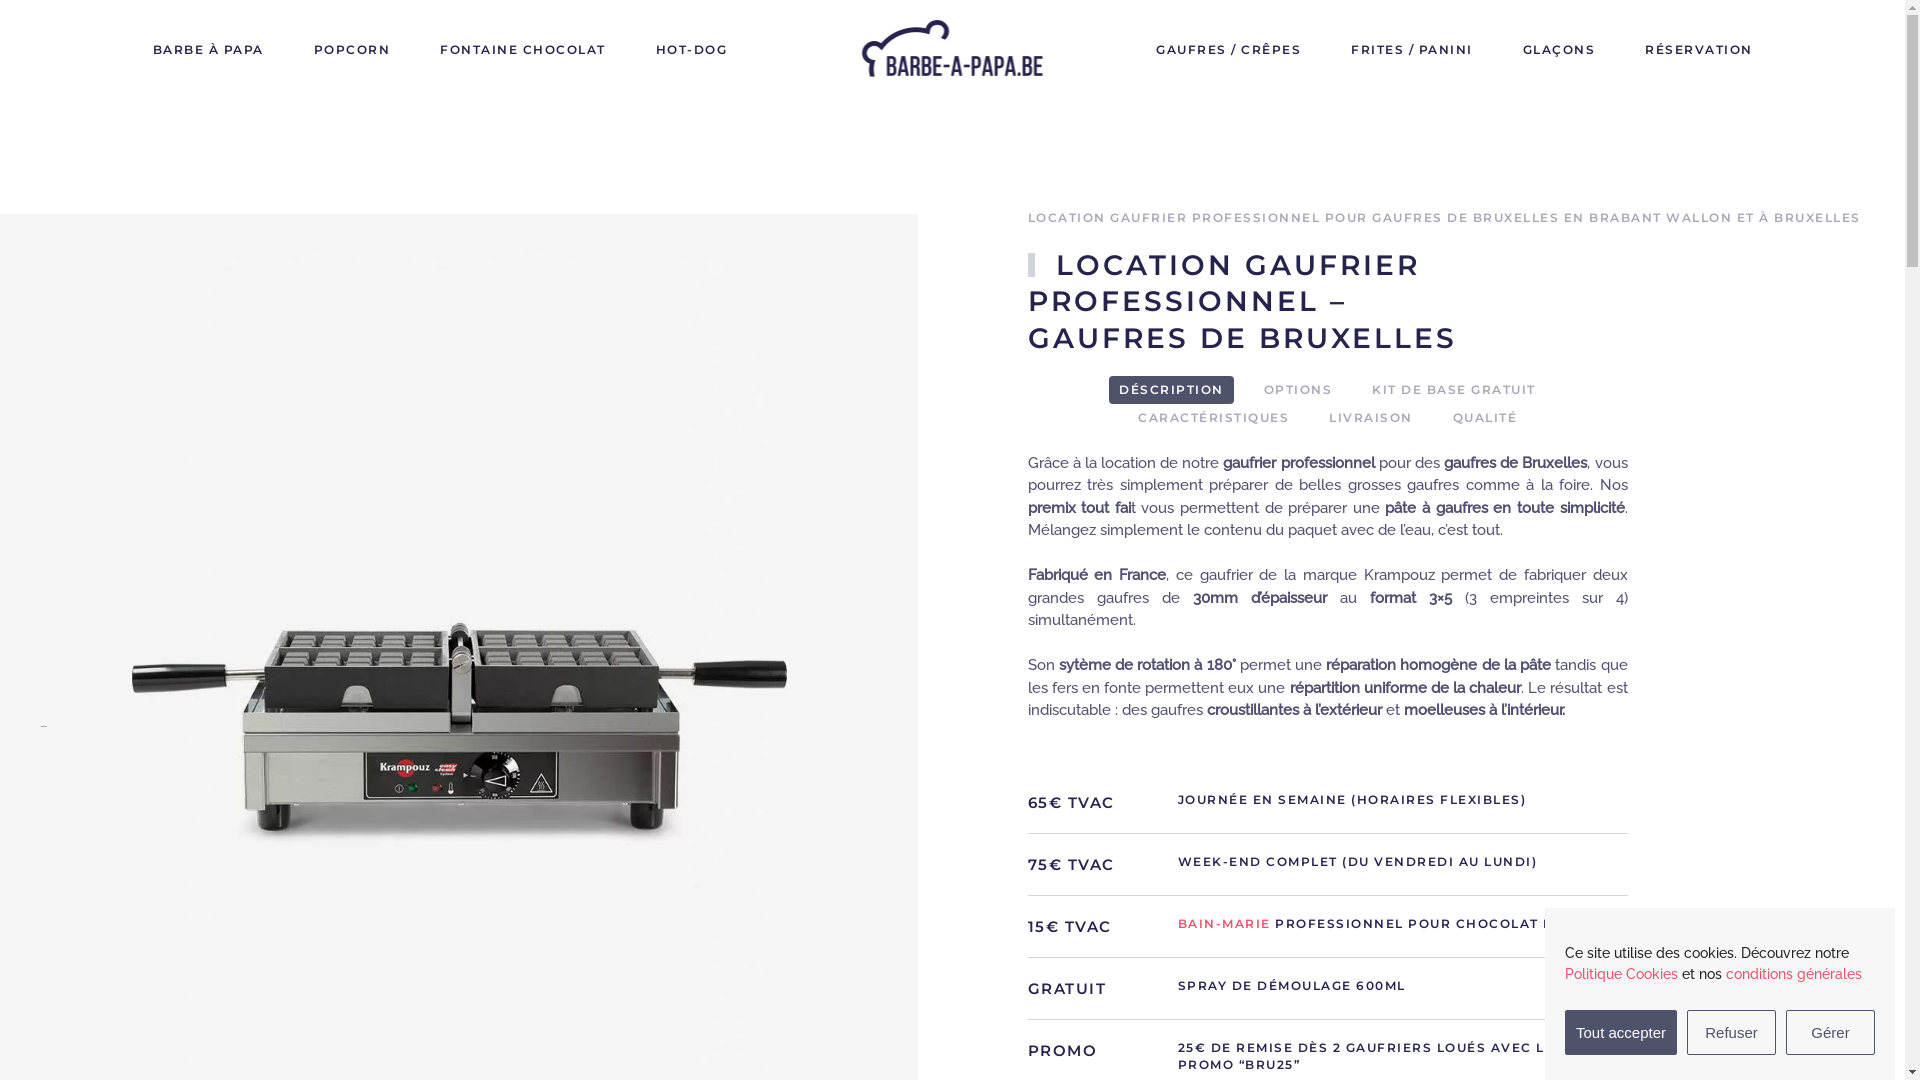 The width and height of the screenshot is (1920, 1080). Describe the element at coordinates (1621, 973) in the screenshot. I see `'Politique Cookies'` at that location.